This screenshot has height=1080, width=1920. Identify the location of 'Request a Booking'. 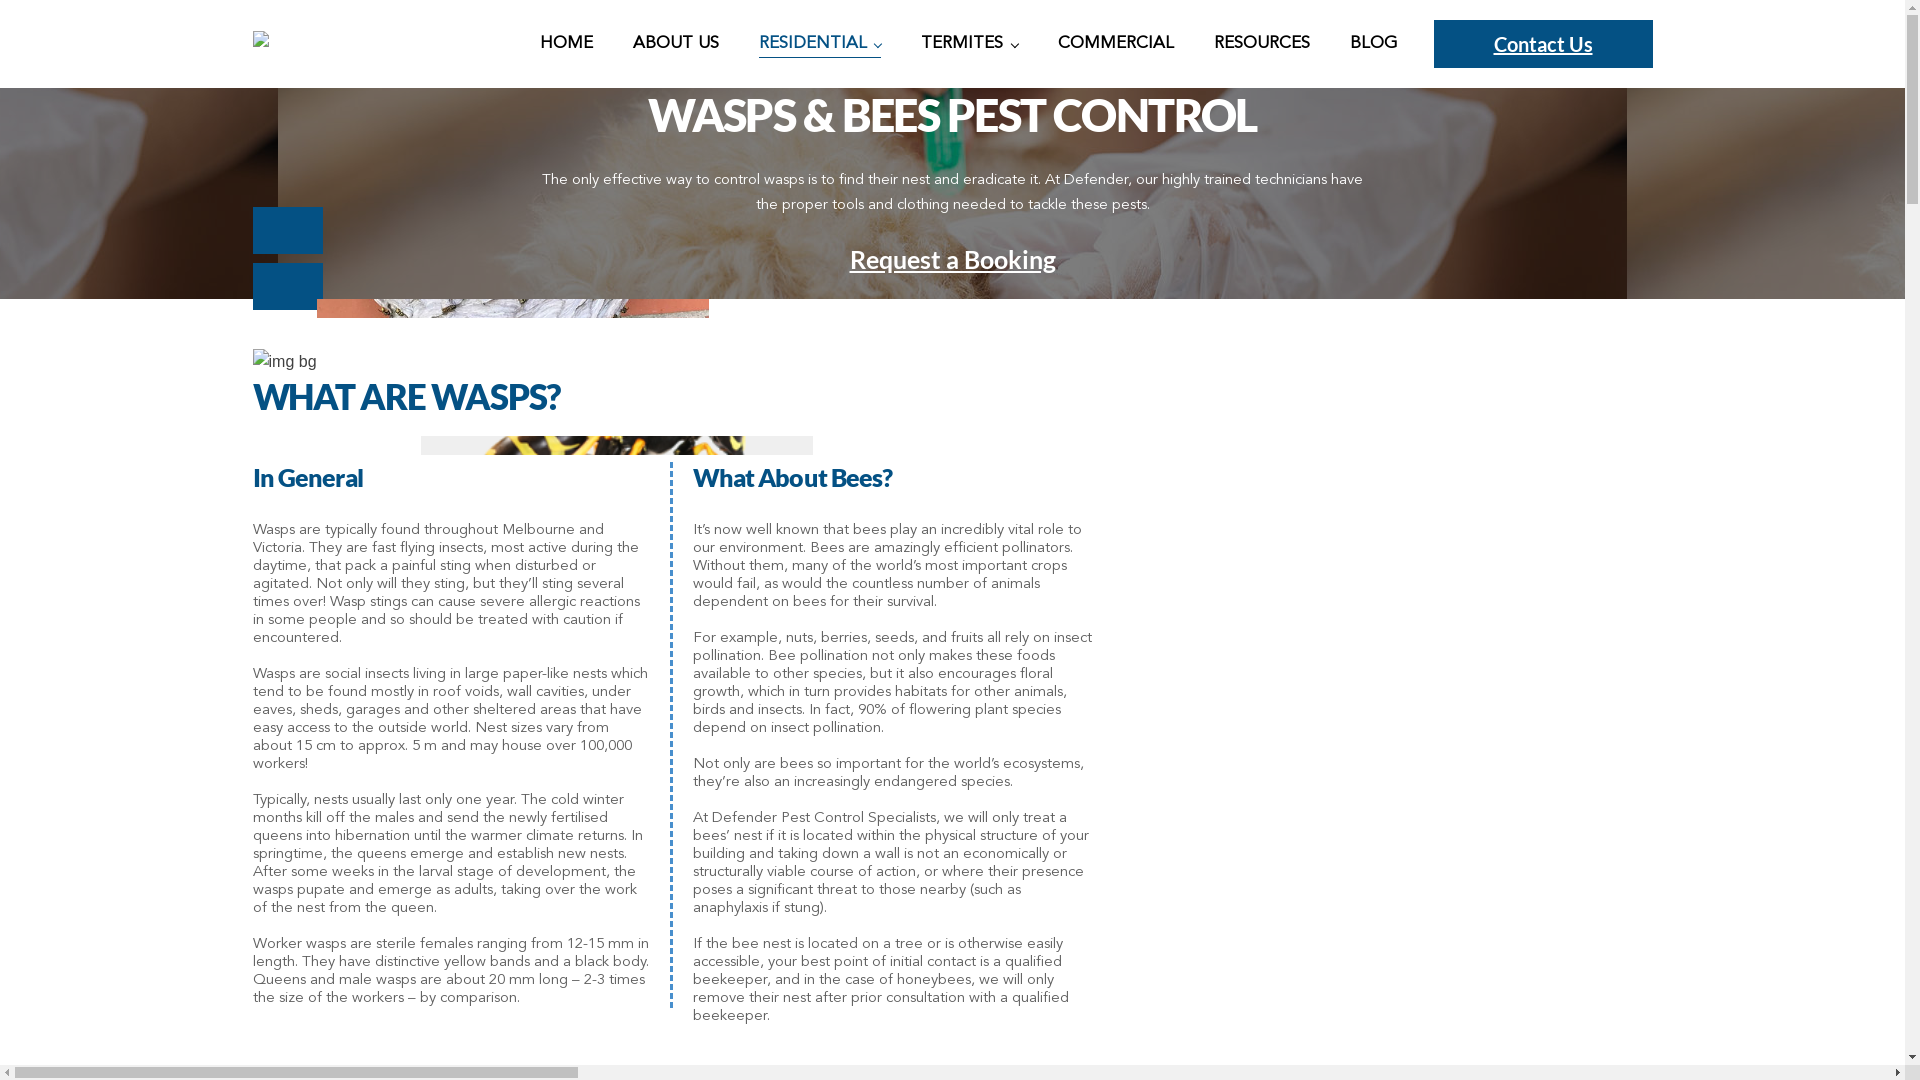
(950, 257).